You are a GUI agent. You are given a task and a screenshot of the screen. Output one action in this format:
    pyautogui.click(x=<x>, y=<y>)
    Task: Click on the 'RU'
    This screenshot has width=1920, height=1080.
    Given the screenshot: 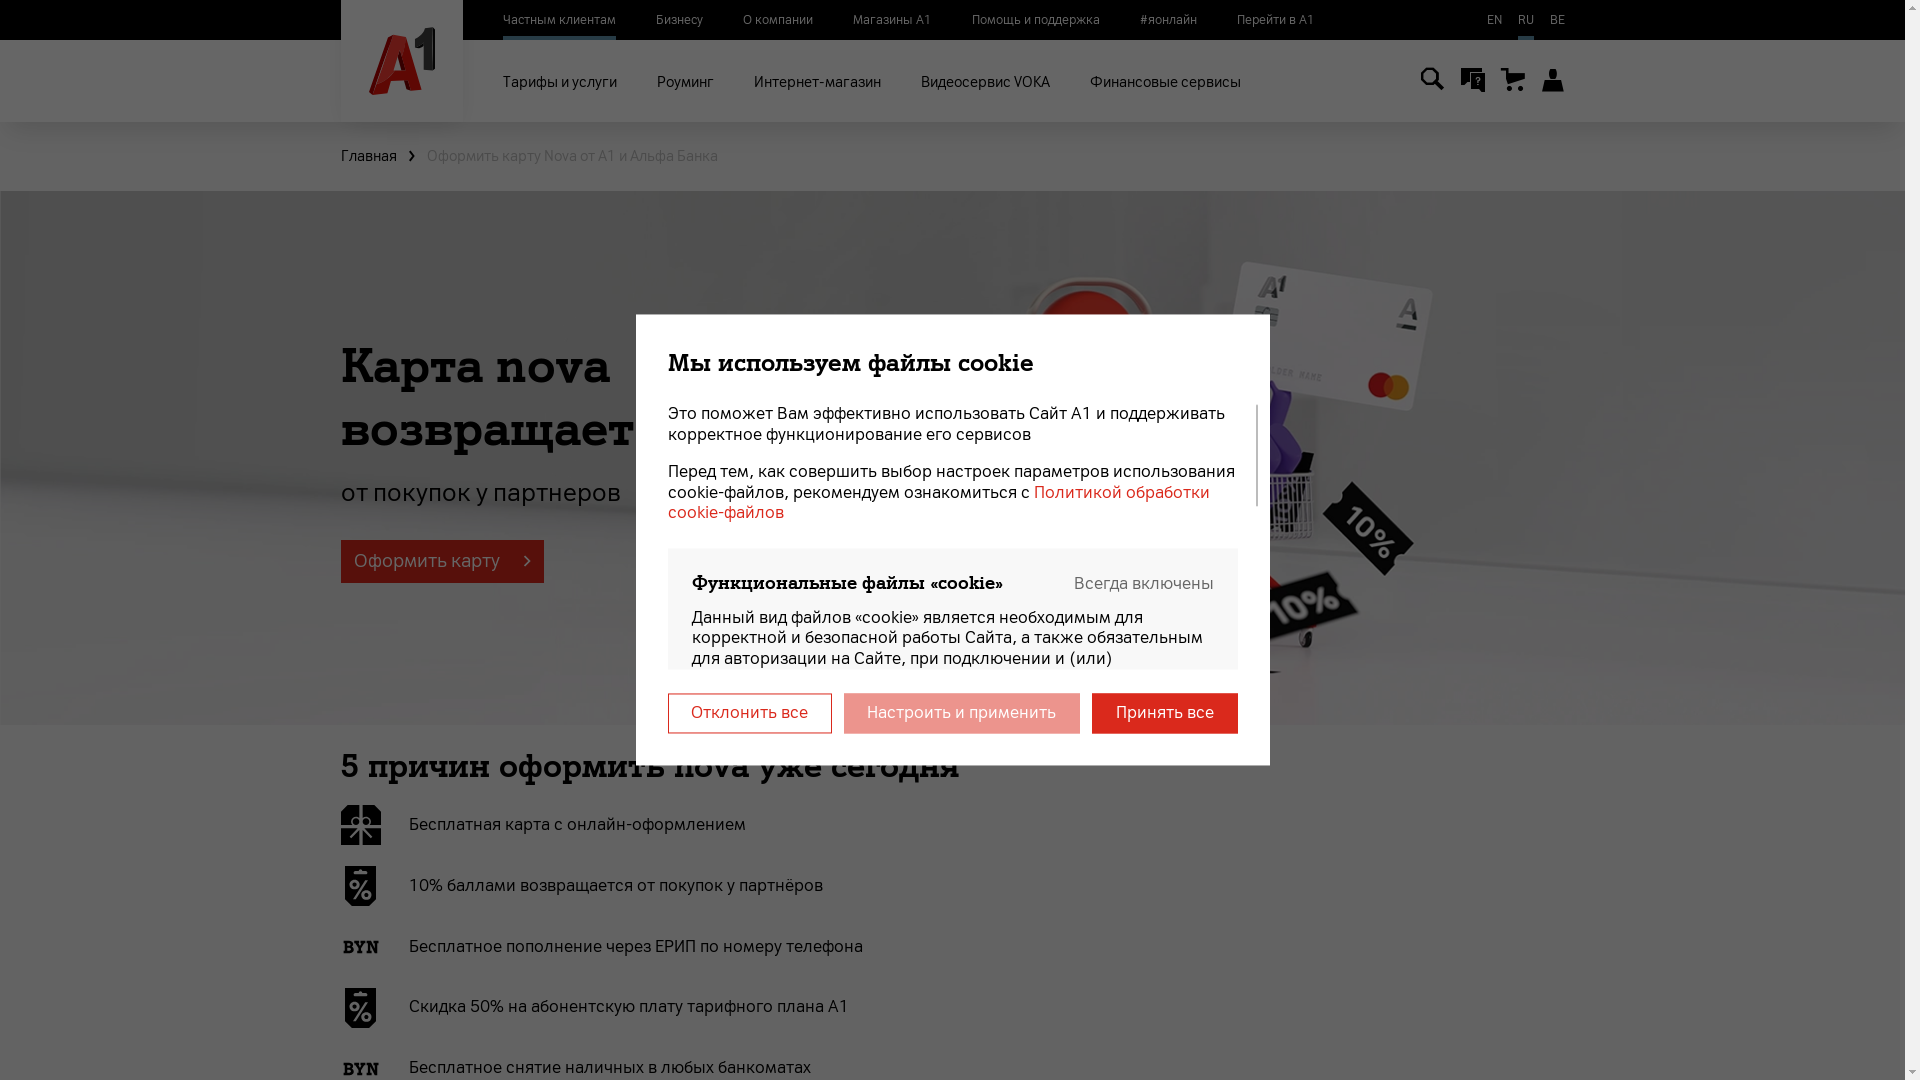 What is the action you would take?
    pyautogui.click(x=1517, y=19)
    